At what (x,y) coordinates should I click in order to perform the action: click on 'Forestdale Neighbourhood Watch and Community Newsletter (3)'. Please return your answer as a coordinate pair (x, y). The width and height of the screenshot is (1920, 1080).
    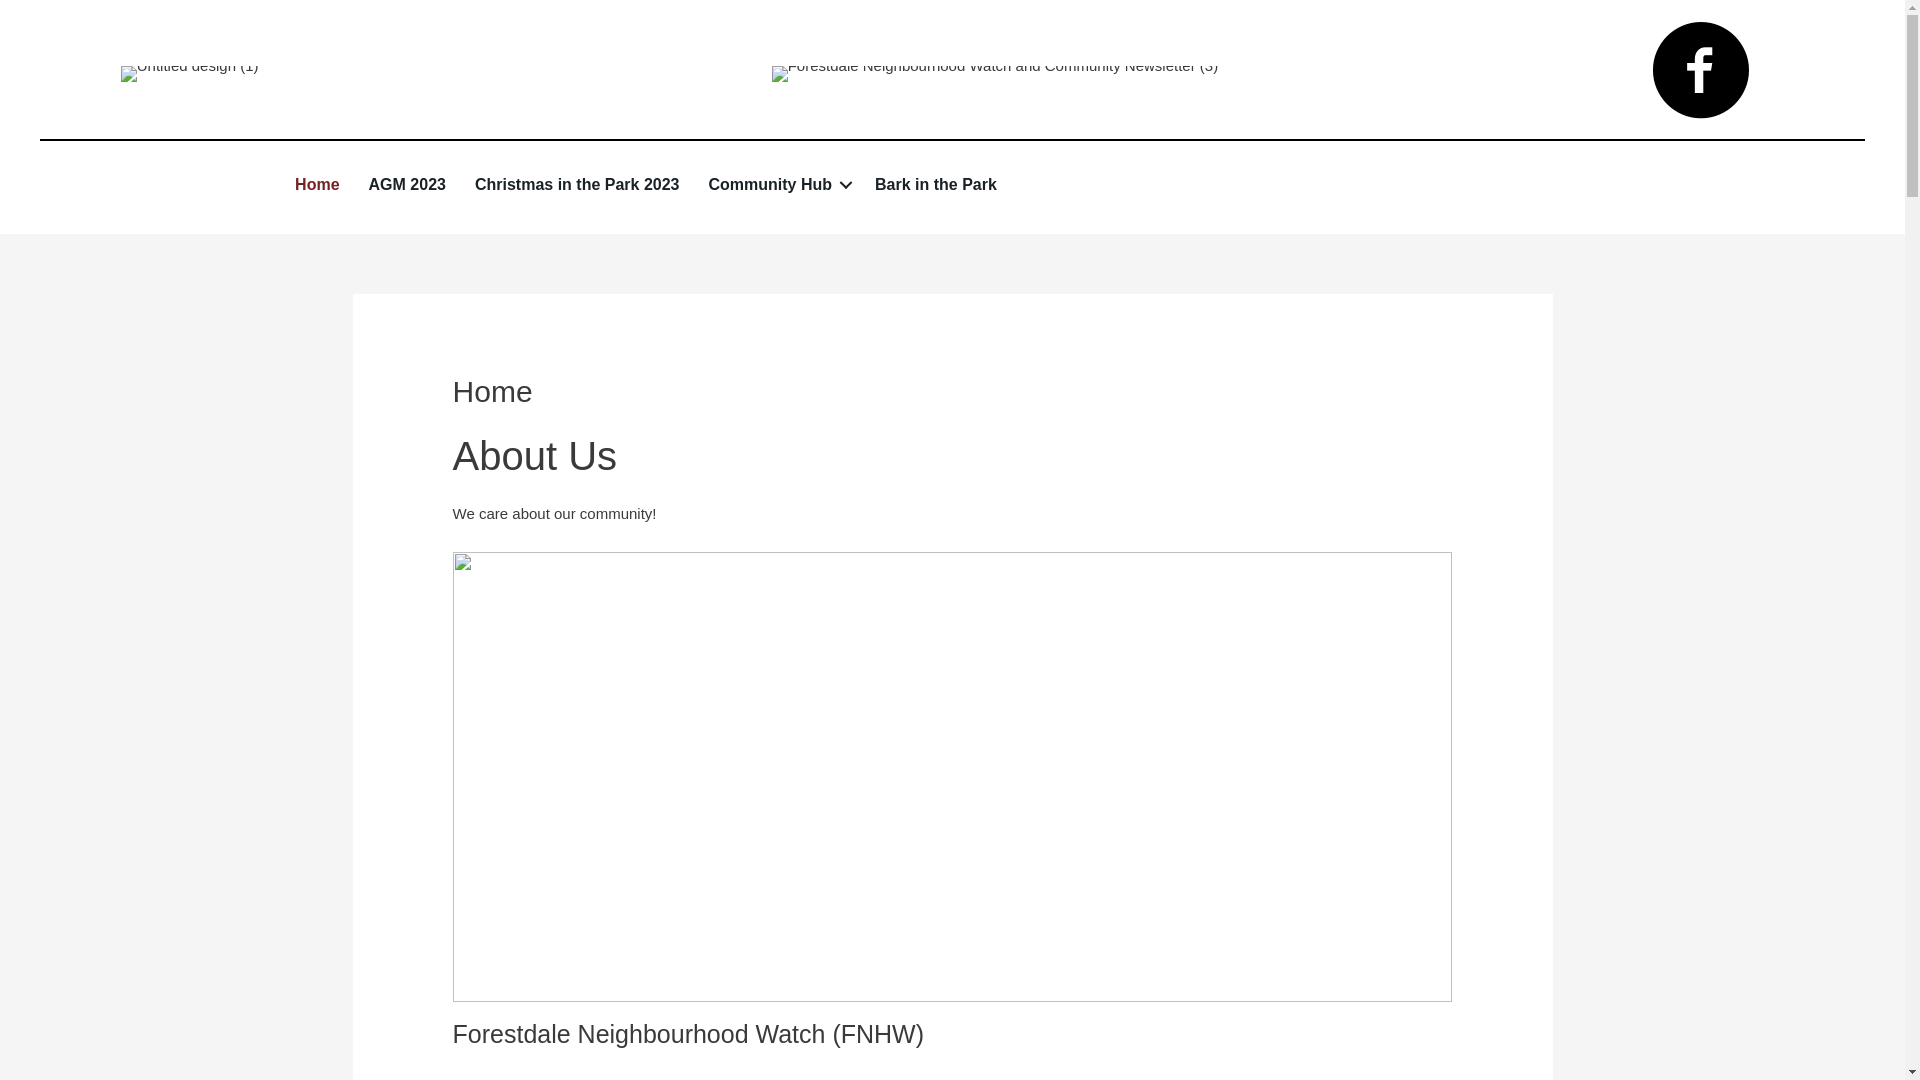
    Looking at the image, I should click on (994, 72).